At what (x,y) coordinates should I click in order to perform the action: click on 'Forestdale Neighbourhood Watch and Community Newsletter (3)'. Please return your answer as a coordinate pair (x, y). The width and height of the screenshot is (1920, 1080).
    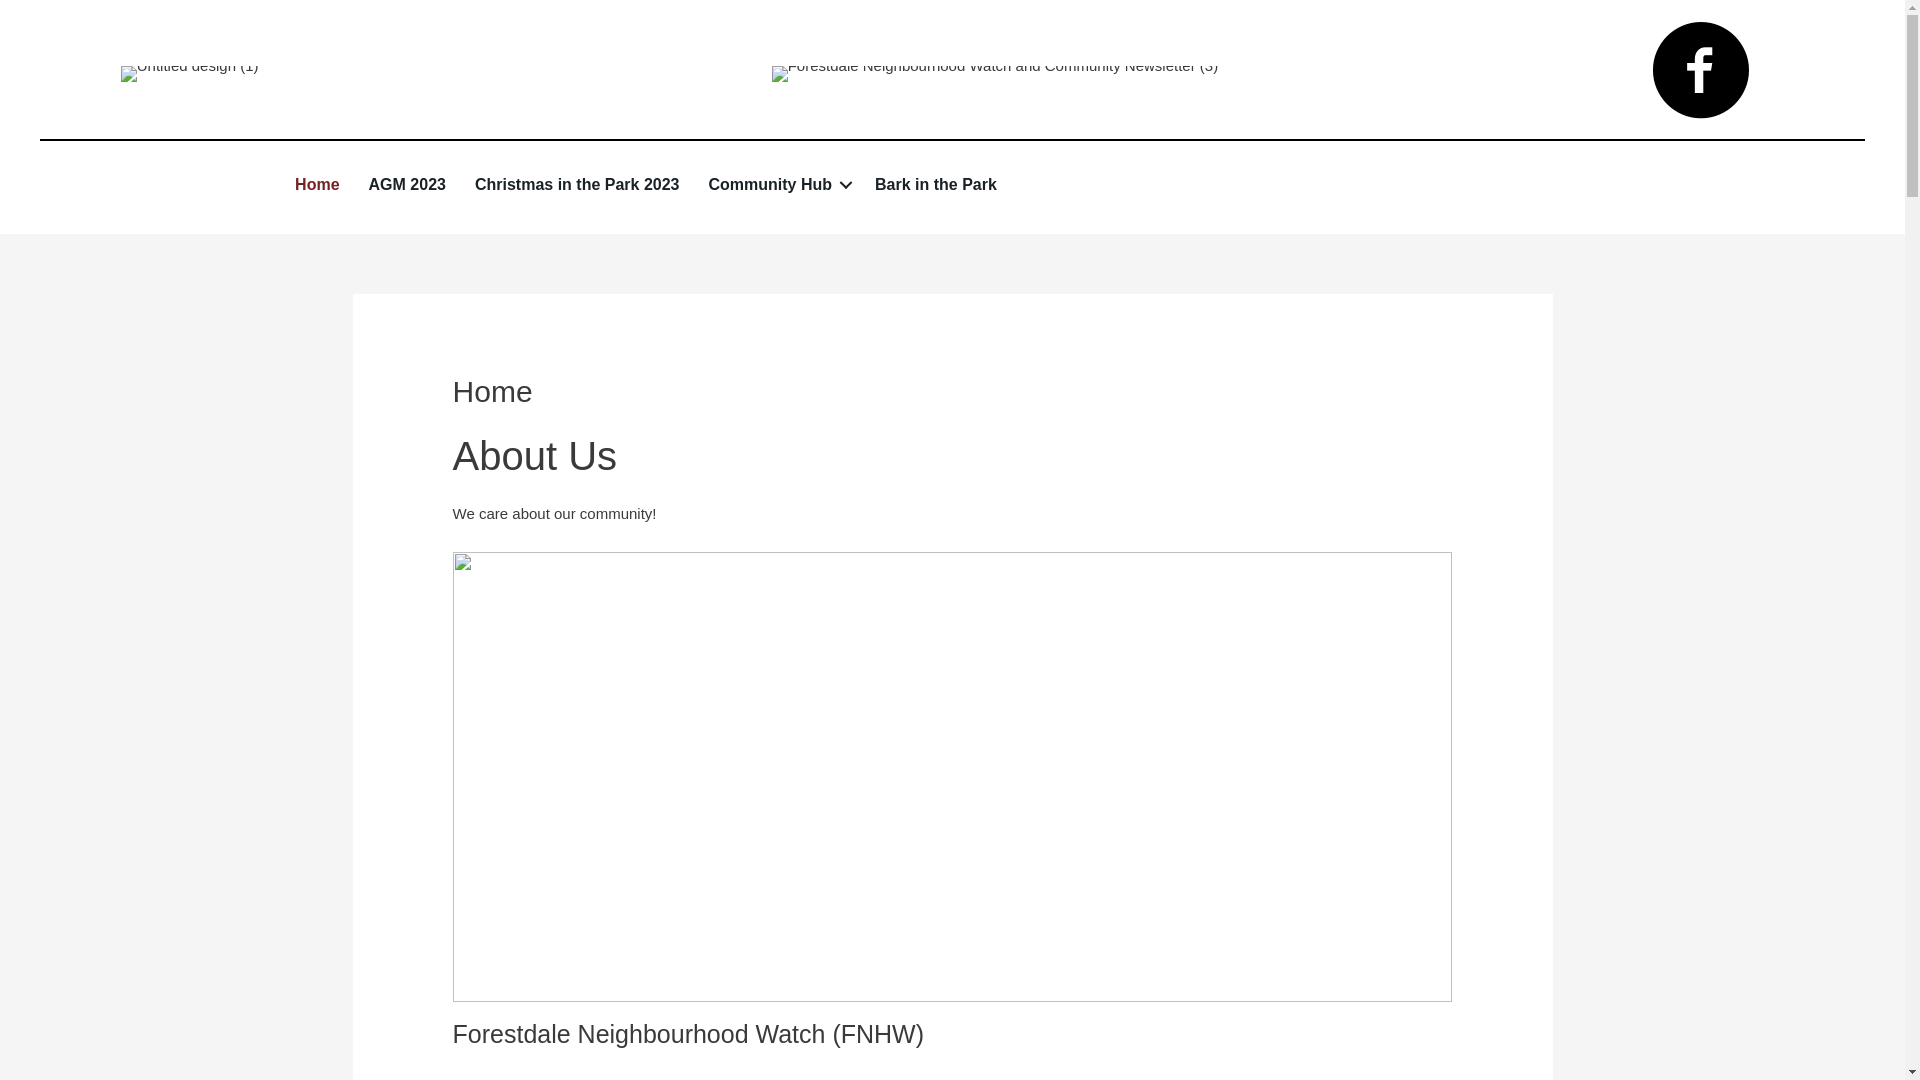
    Looking at the image, I should click on (994, 72).